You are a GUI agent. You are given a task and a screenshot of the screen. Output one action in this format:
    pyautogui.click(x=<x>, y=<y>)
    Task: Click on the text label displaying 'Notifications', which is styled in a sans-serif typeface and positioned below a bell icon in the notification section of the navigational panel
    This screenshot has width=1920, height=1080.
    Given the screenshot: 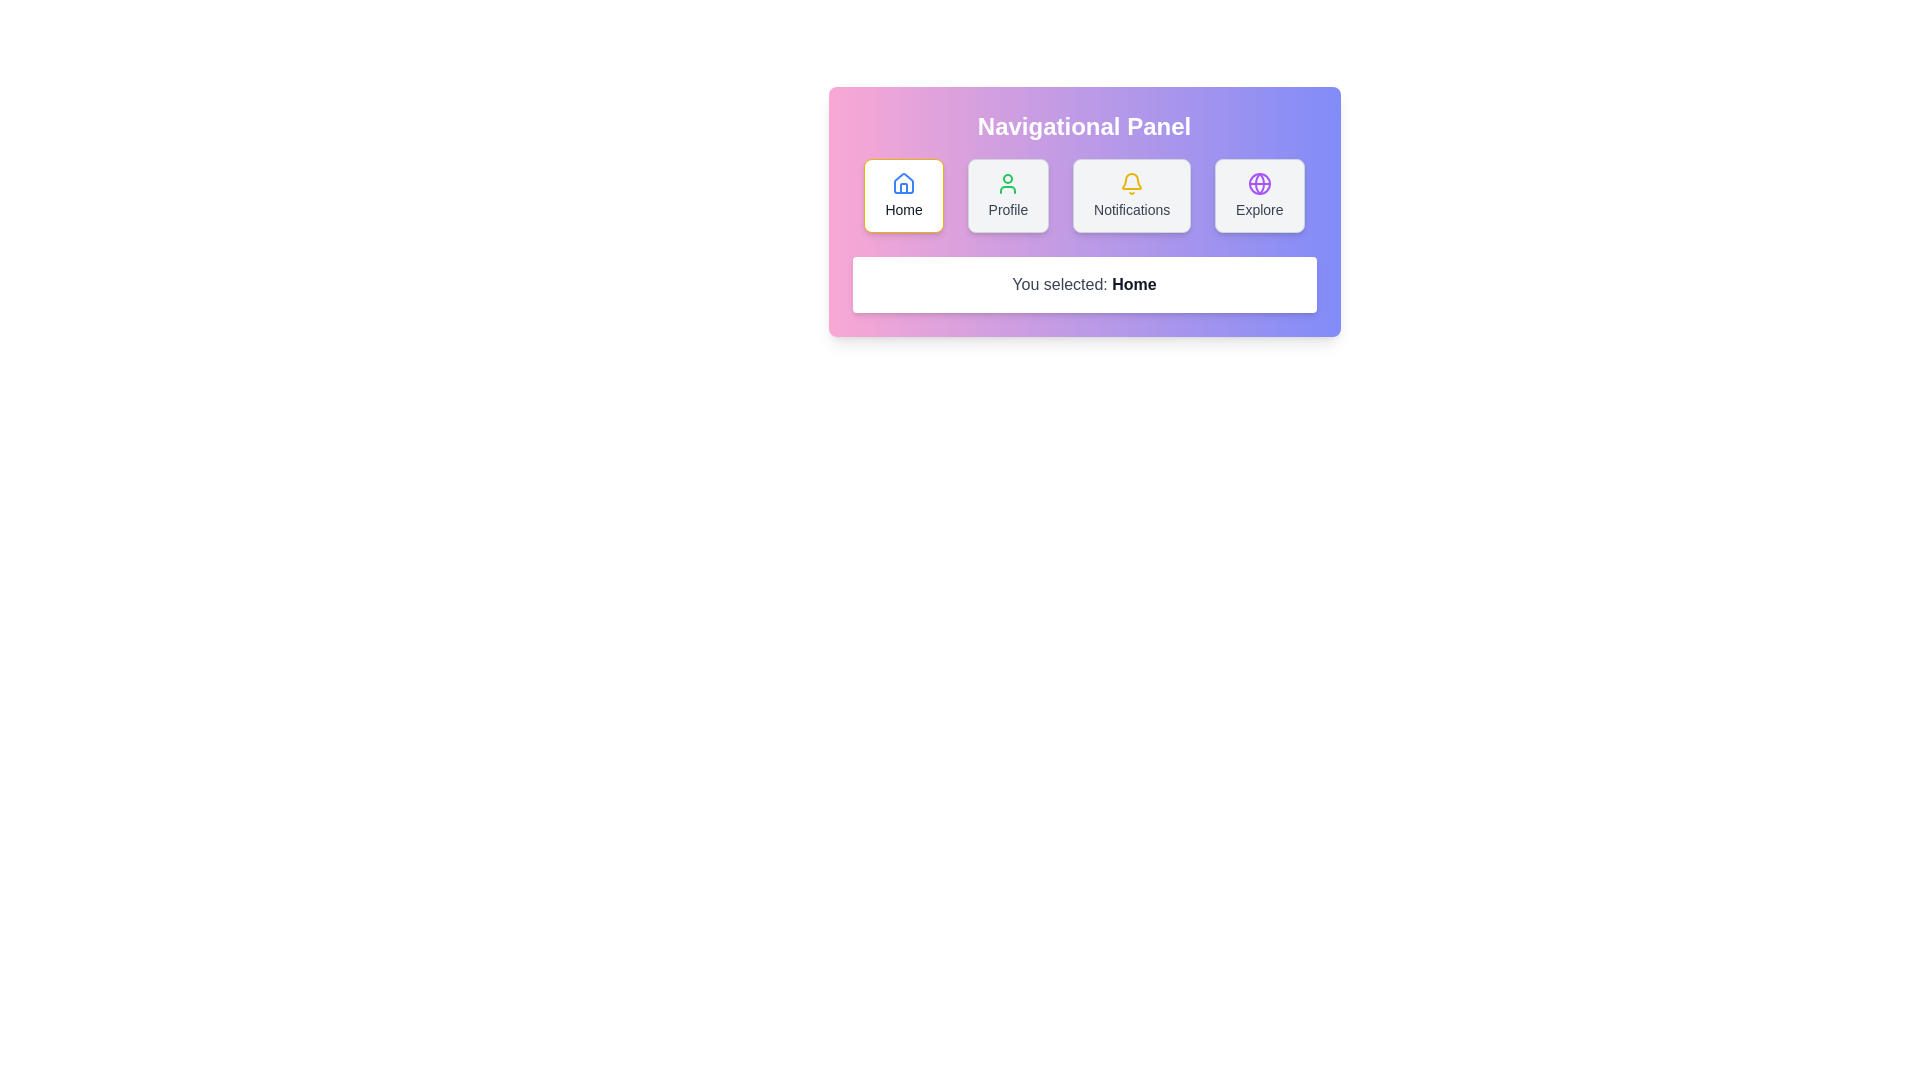 What is the action you would take?
    pyautogui.click(x=1132, y=209)
    